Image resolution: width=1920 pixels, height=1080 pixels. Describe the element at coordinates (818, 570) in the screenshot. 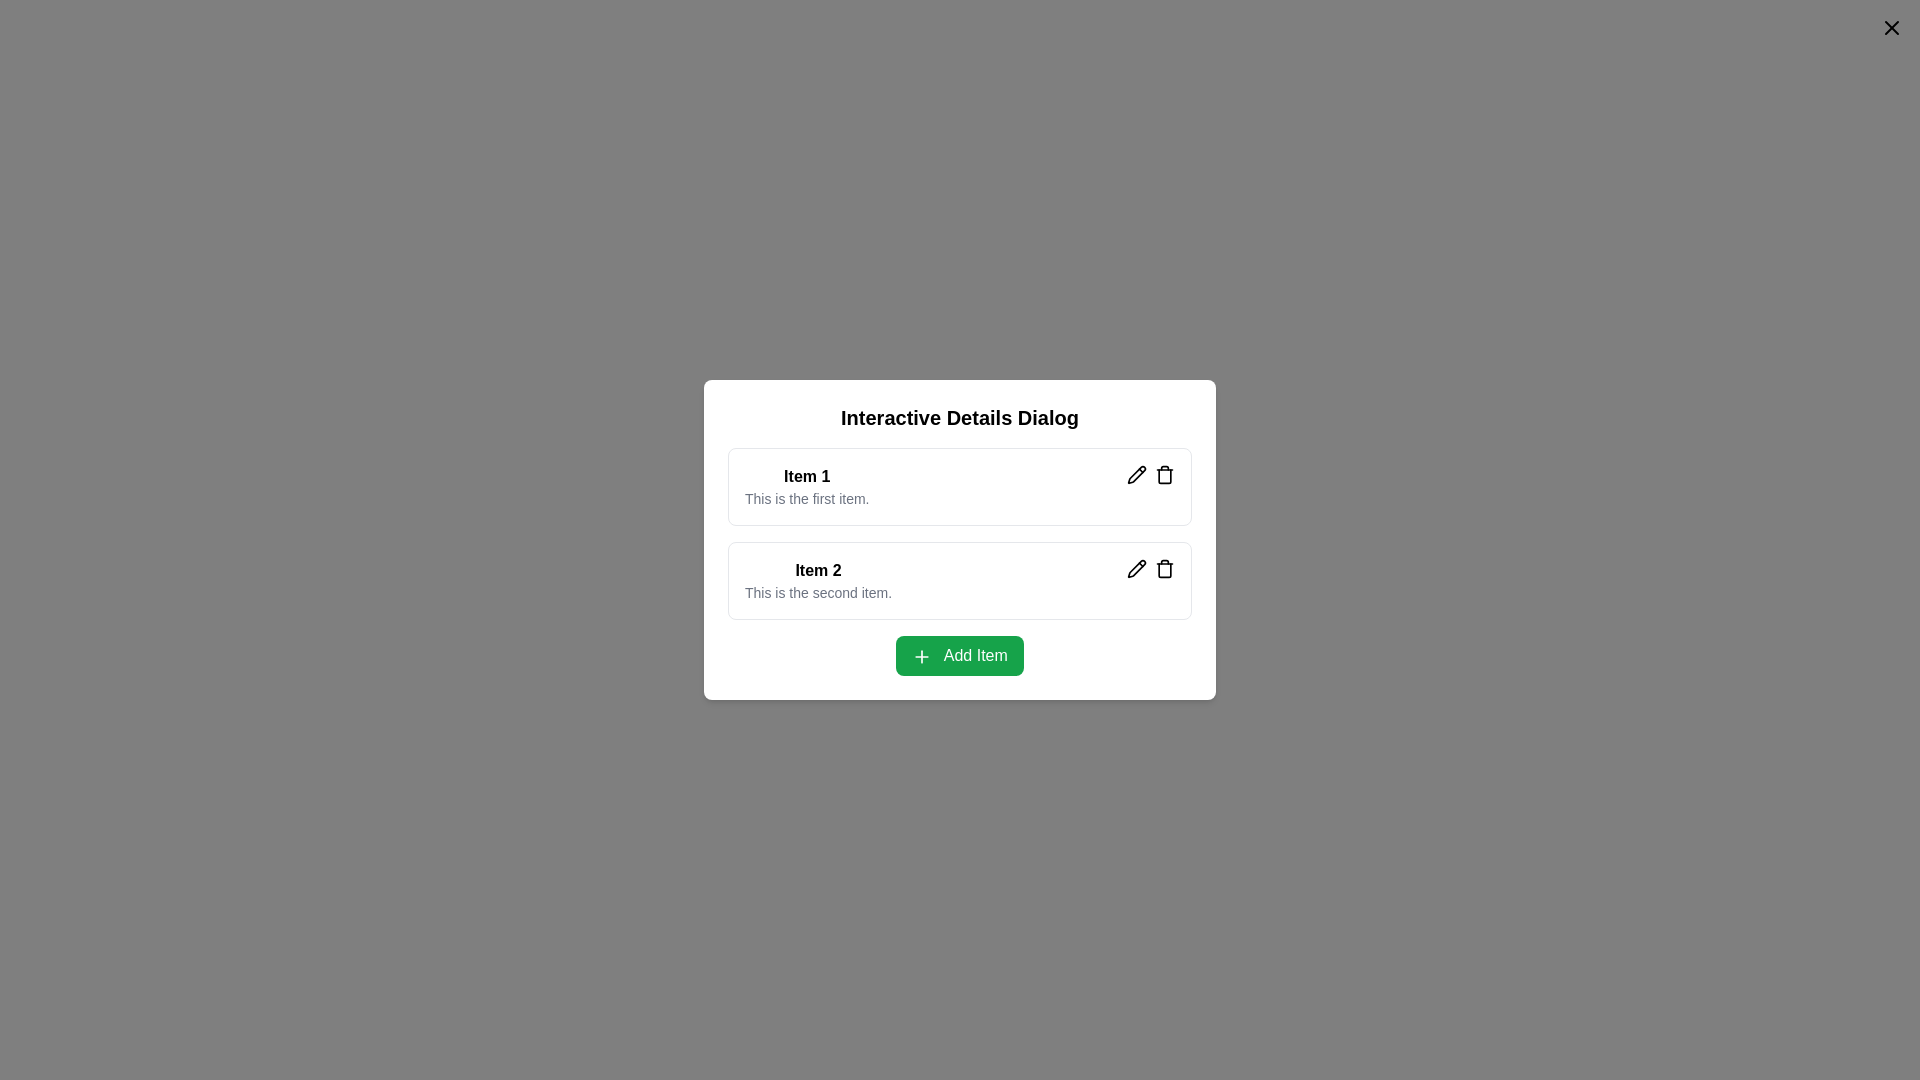

I see `the title text label for the second item in the list, which is centered below 'Item 1' and above the description 'This is the second item.'` at that location.